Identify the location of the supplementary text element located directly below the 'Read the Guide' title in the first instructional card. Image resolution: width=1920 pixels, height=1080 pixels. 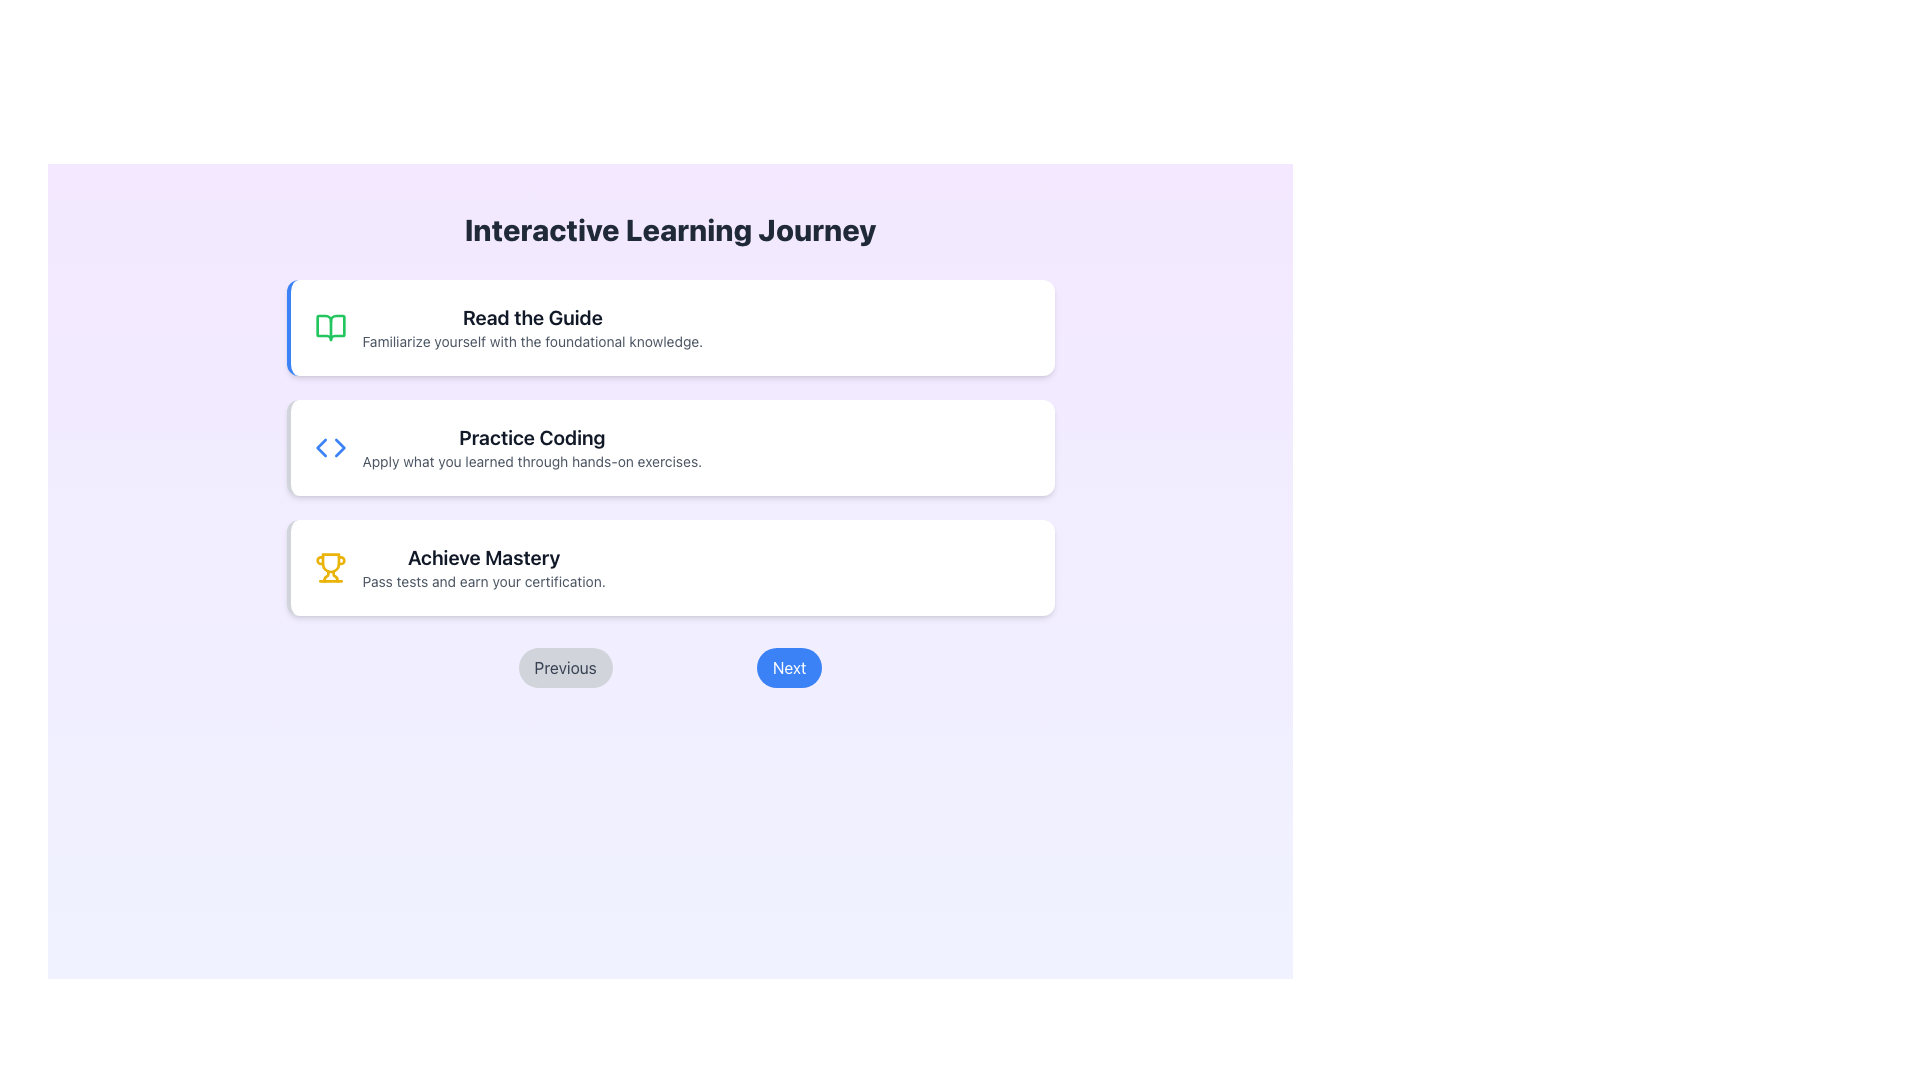
(532, 341).